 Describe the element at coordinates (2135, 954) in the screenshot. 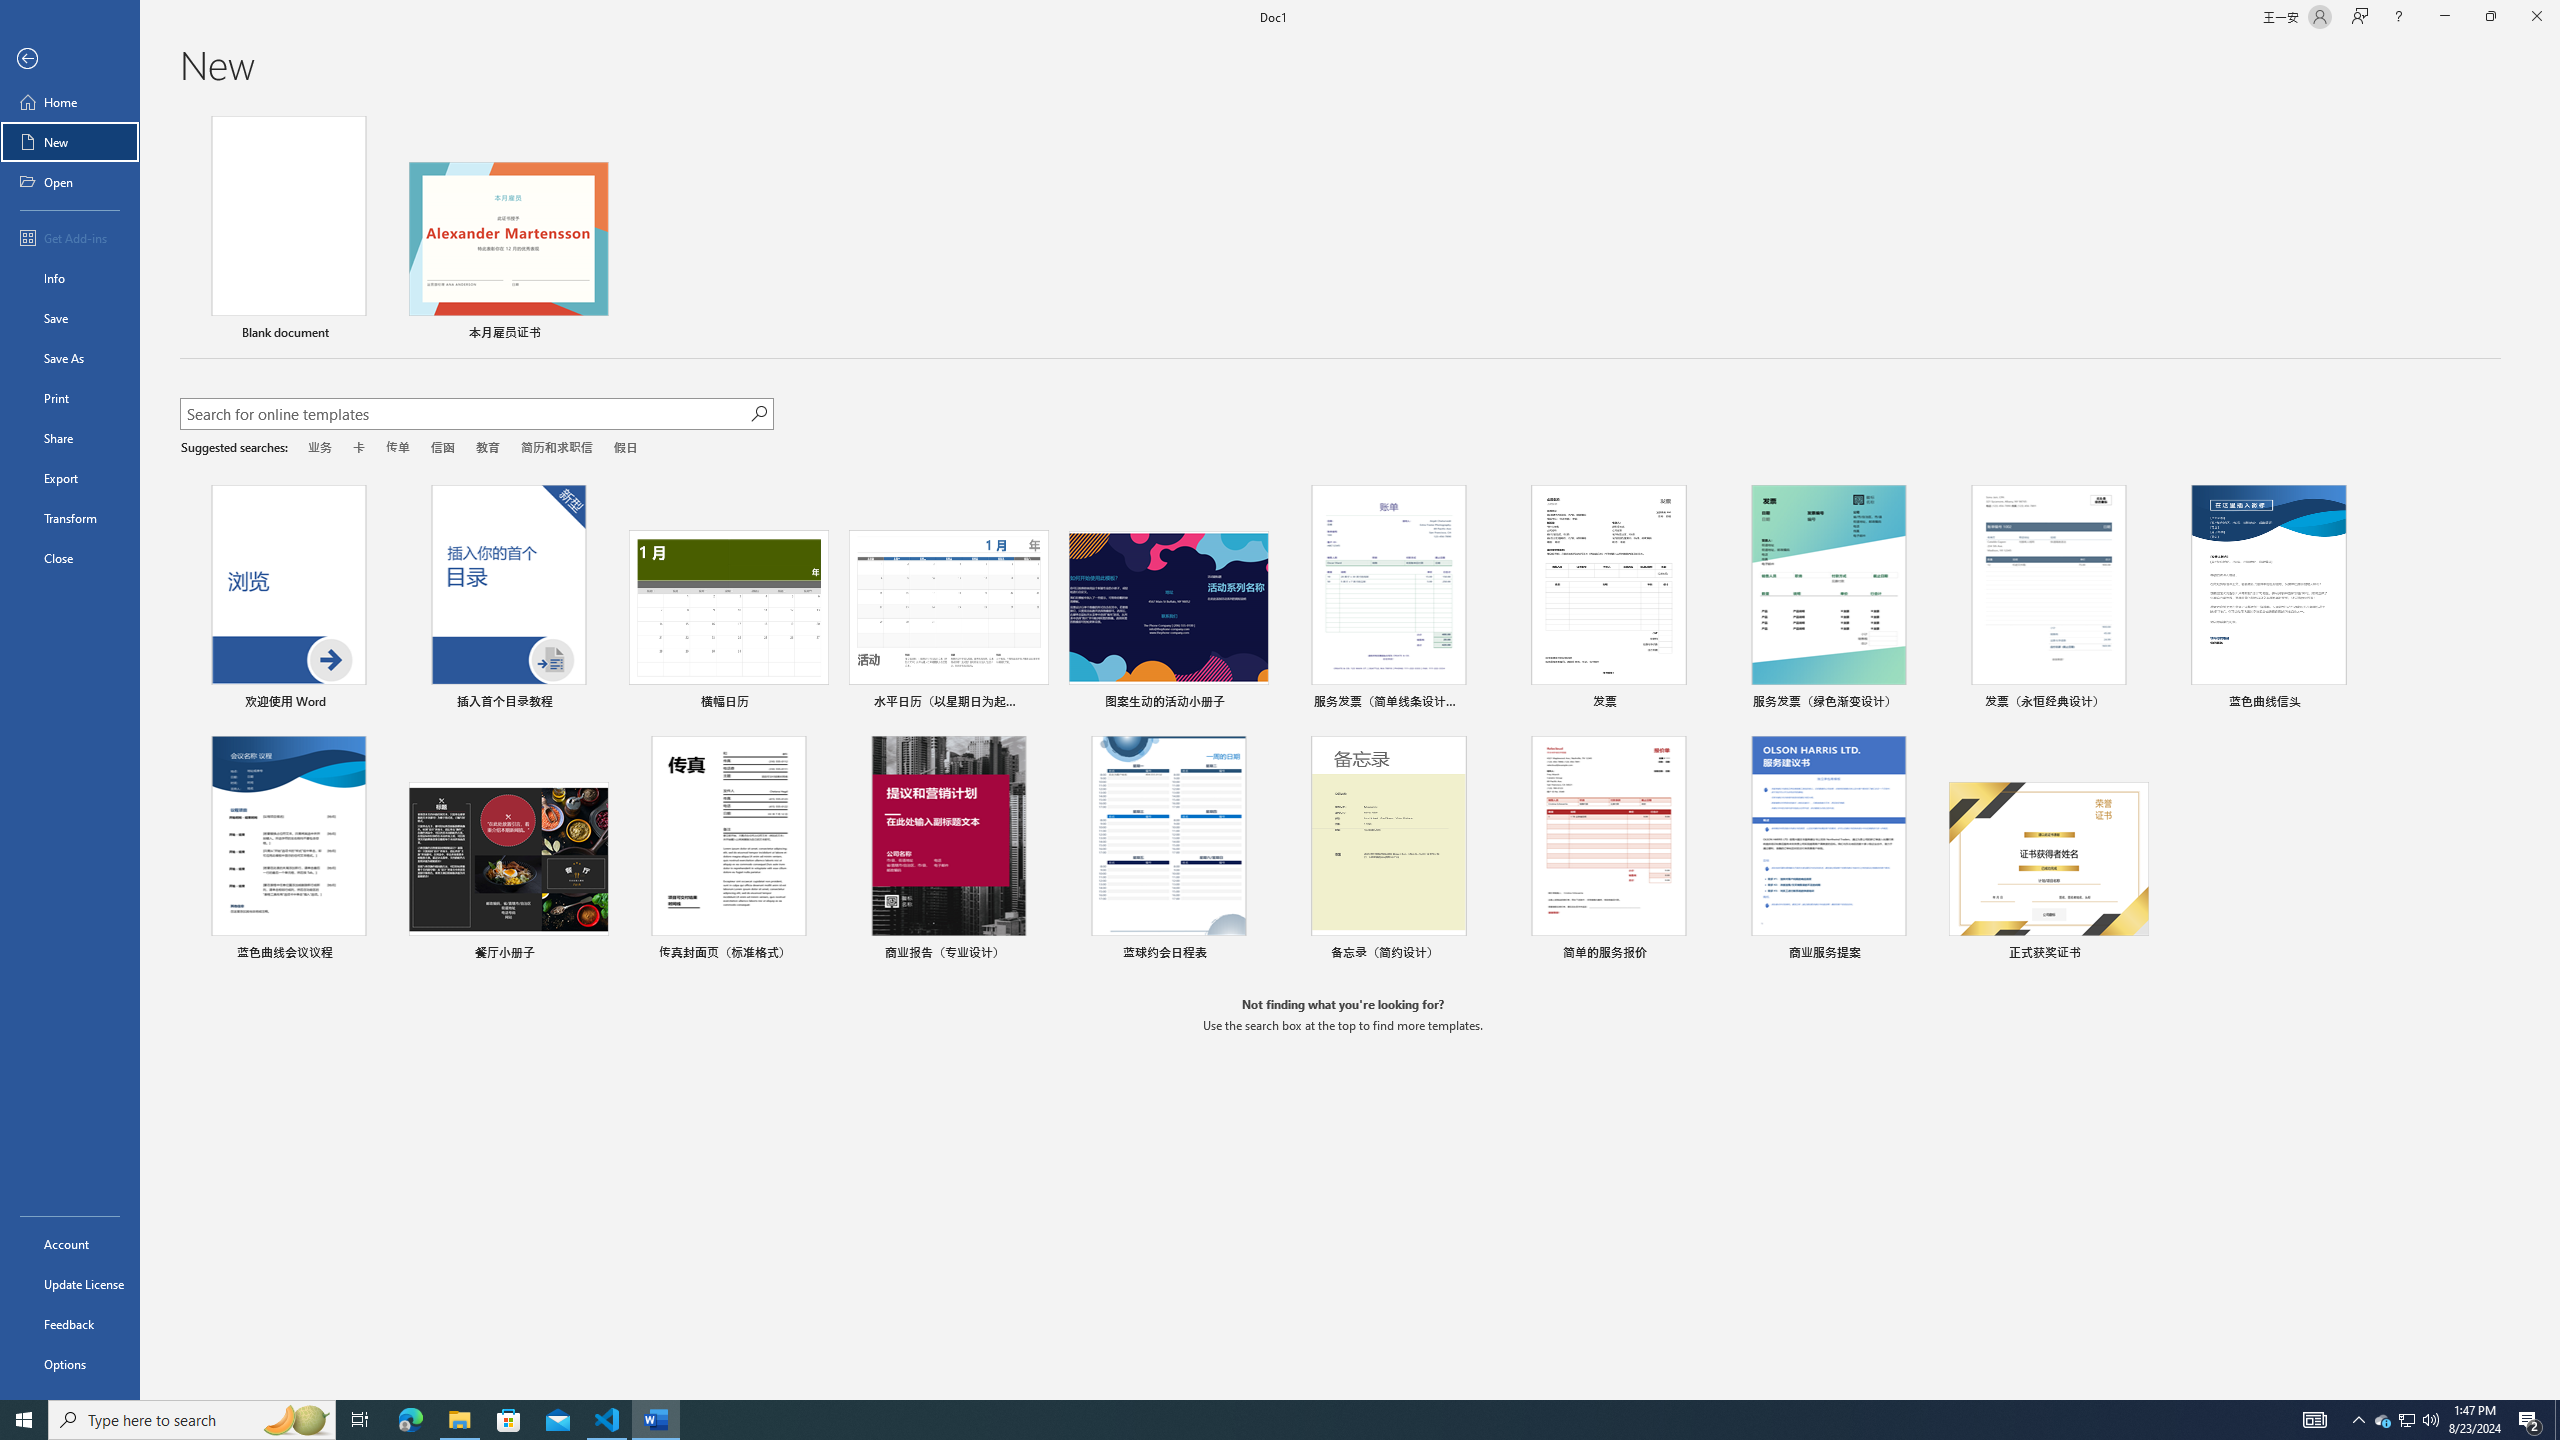

I see `'Pin to list'` at that location.